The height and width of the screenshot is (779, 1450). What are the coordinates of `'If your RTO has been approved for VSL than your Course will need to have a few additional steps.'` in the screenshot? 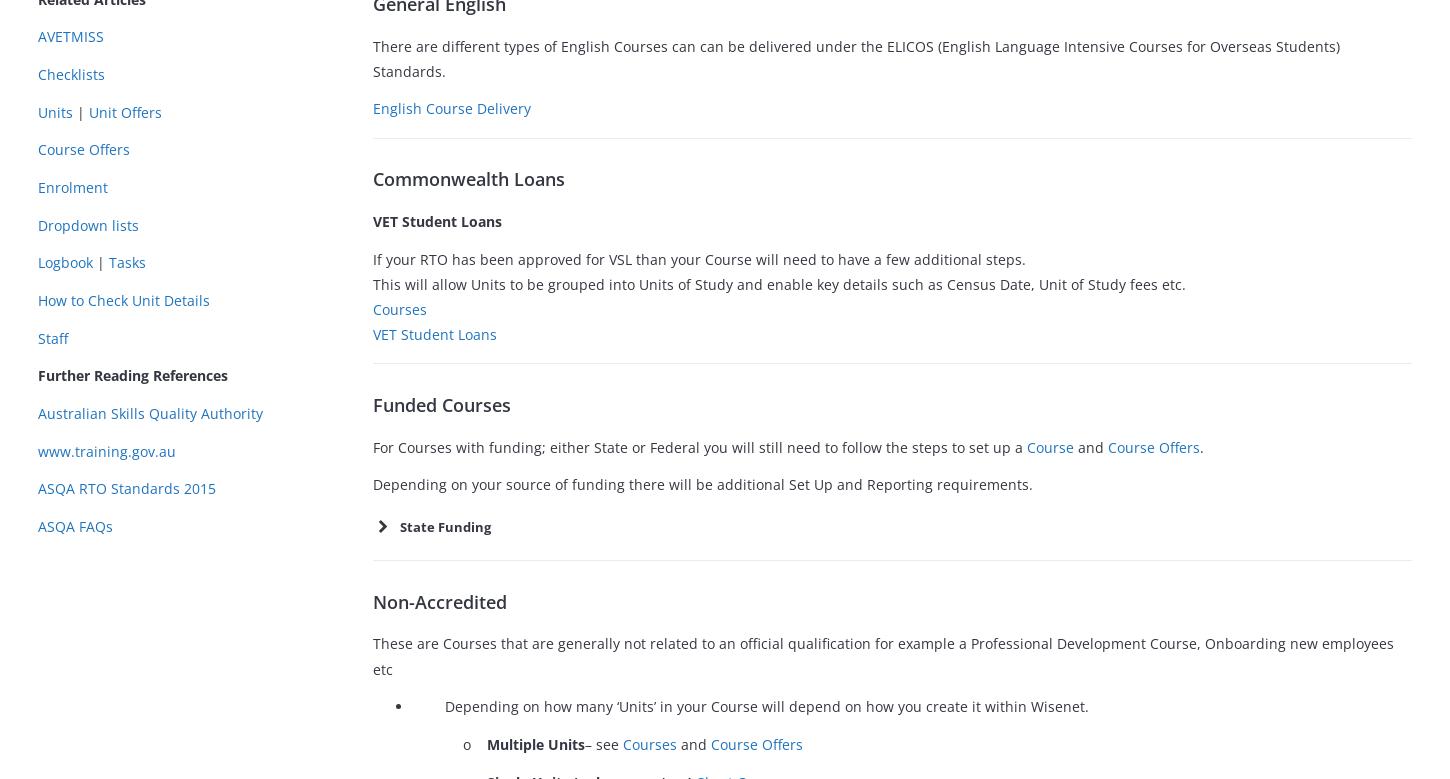 It's located at (698, 257).